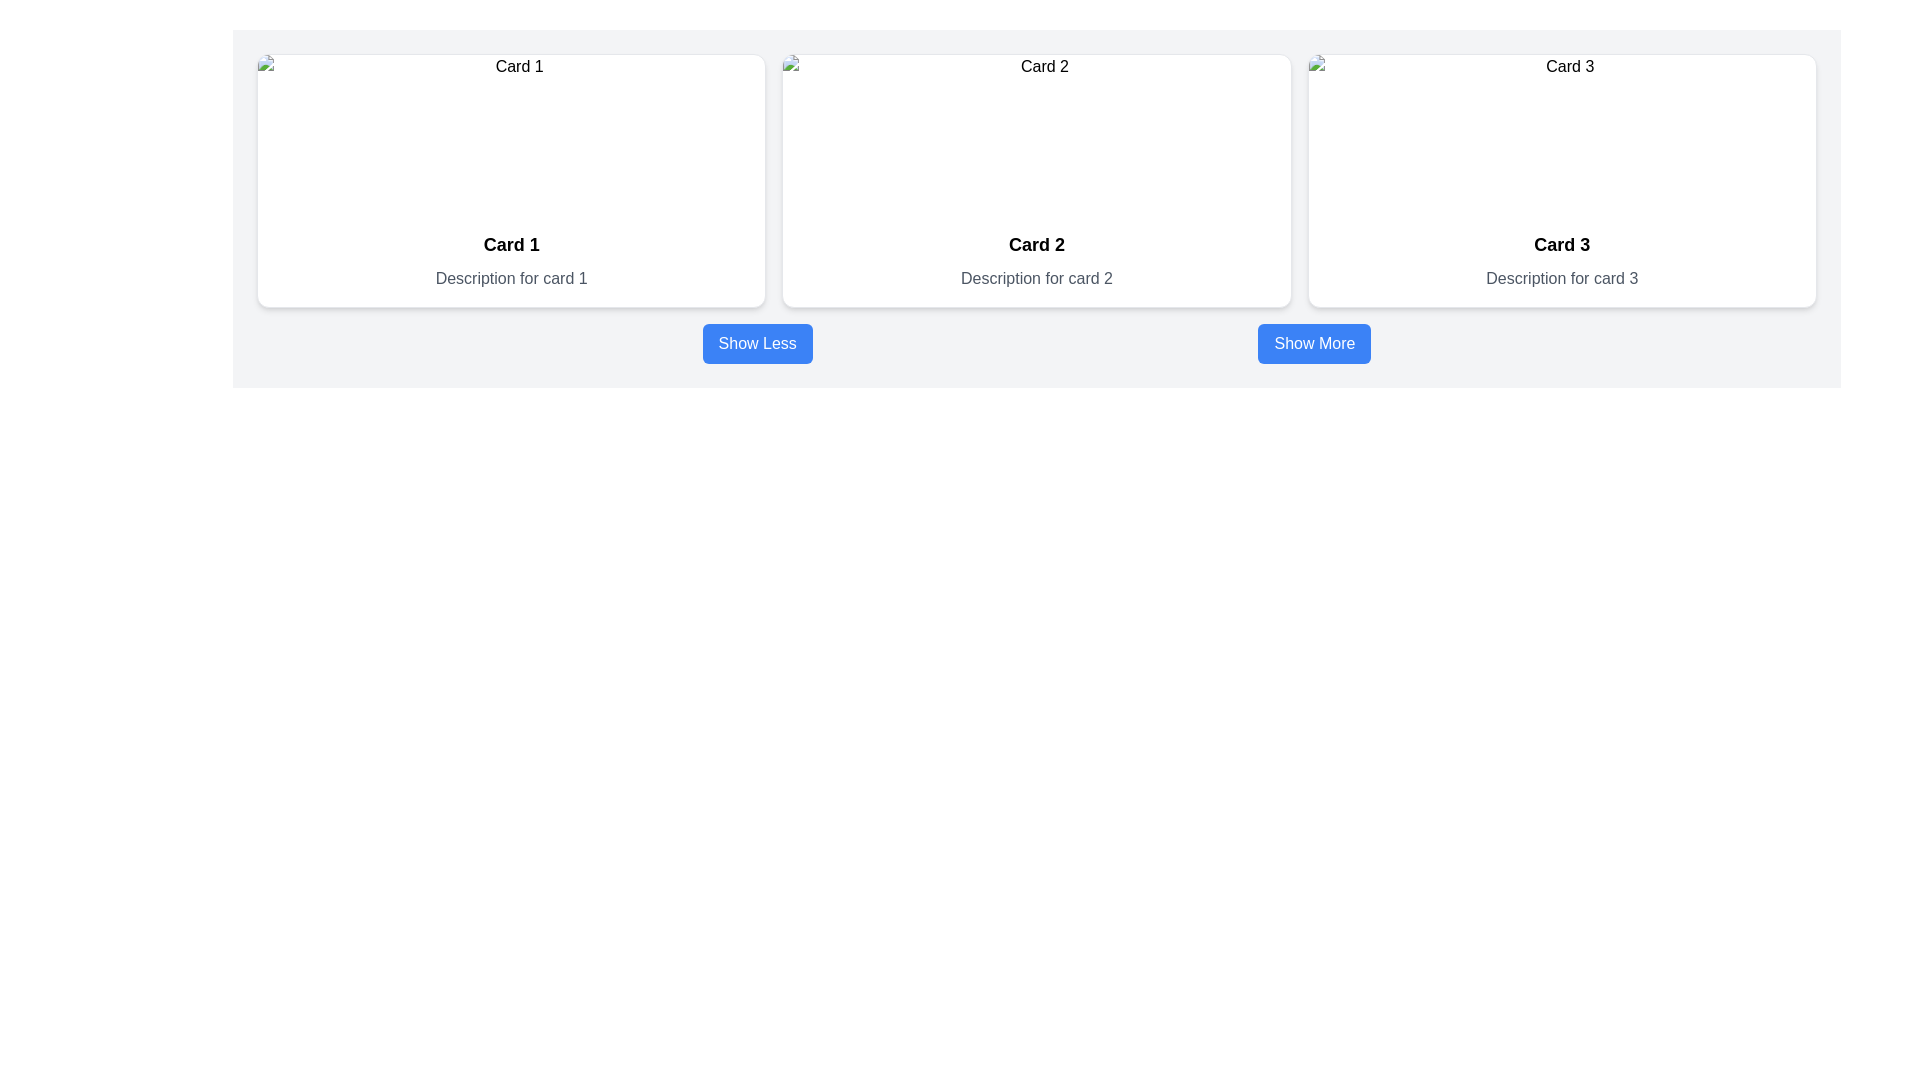 Image resolution: width=1920 pixels, height=1080 pixels. I want to click on descriptive text content block related to the first card in the grid, positioned below the 'Card 1' image, so click(511, 260).